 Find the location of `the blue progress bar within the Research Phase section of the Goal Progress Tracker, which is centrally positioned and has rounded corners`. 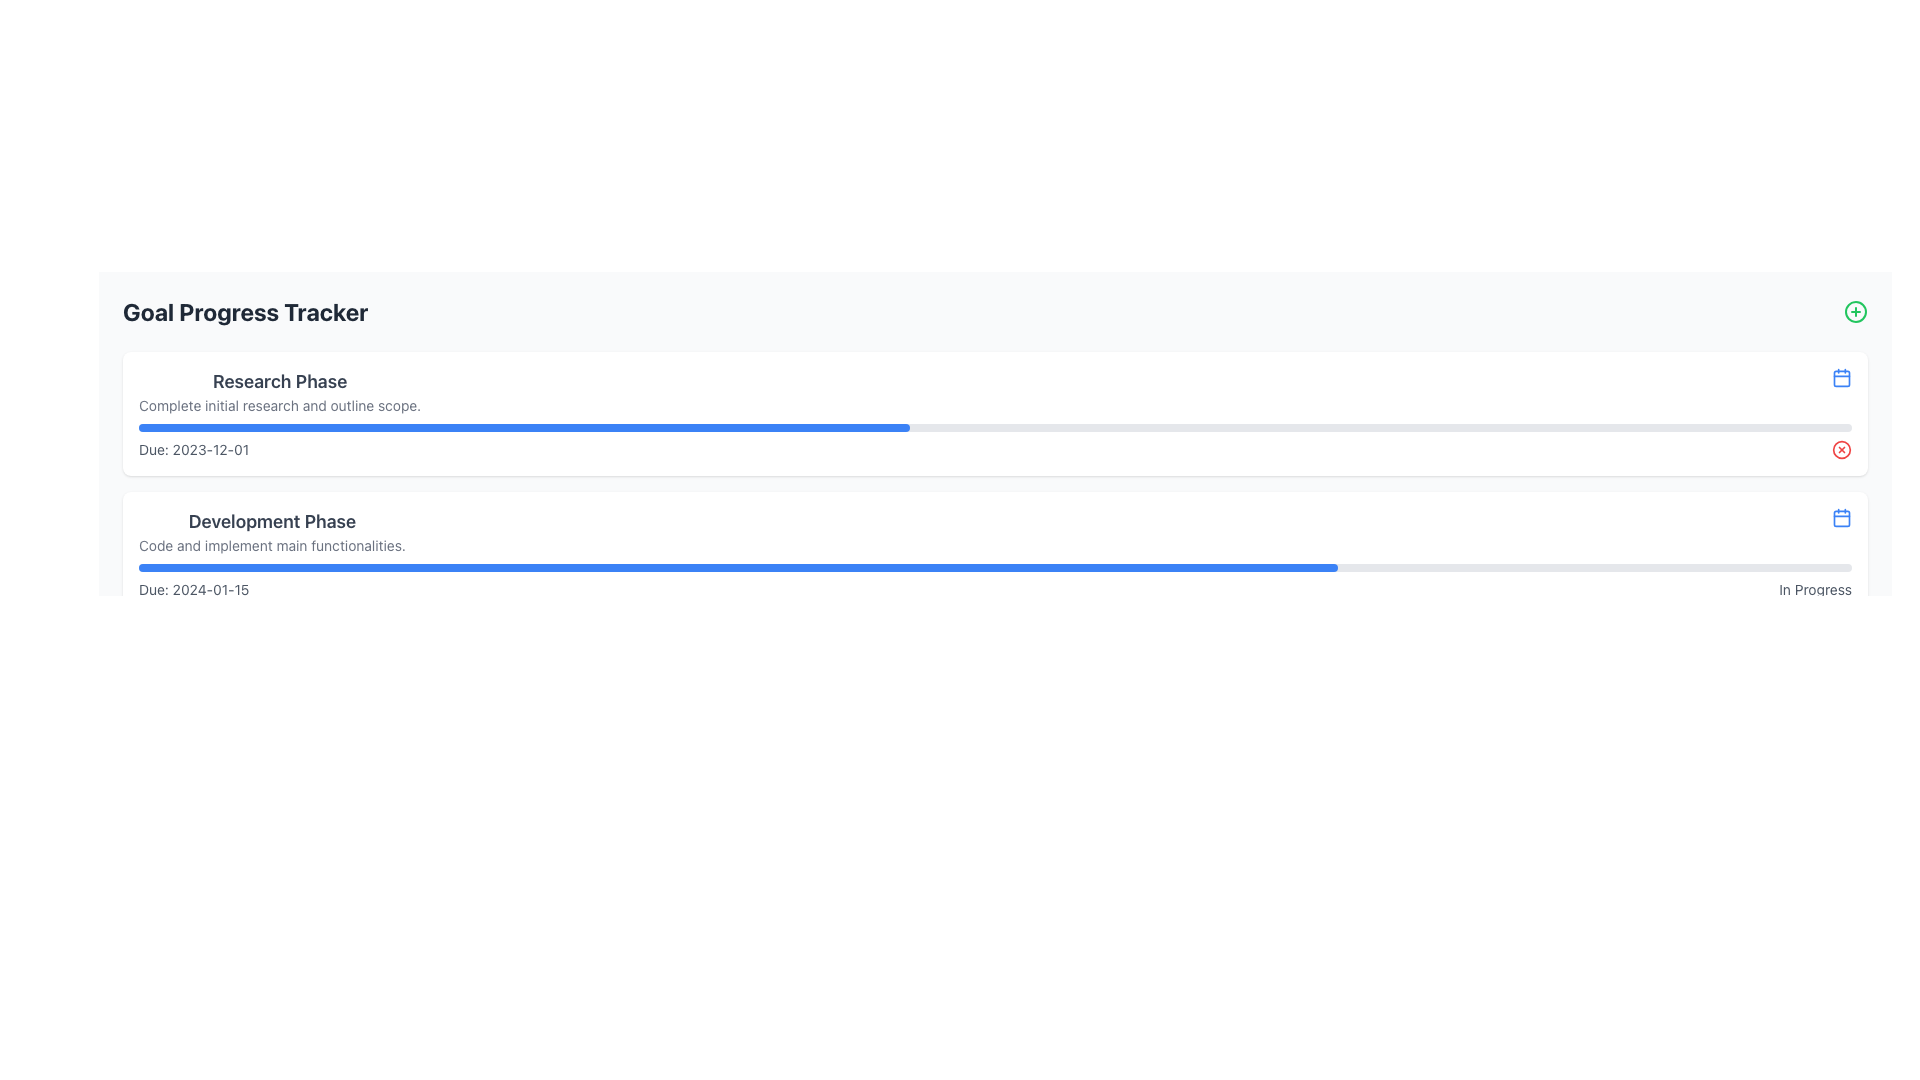

the blue progress bar within the Research Phase section of the Goal Progress Tracker, which is centrally positioned and has rounded corners is located at coordinates (524, 427).